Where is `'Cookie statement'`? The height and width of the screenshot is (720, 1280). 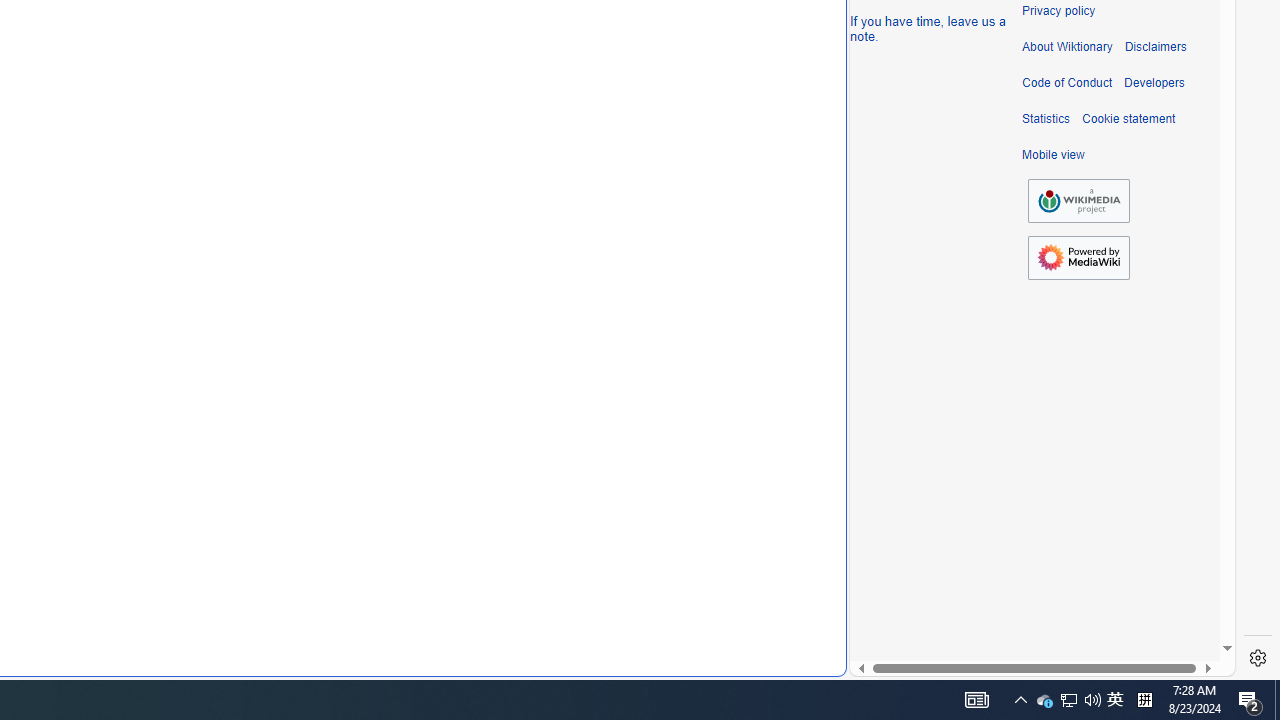
'Cookie statement' is located at coordinates (1128, 119).